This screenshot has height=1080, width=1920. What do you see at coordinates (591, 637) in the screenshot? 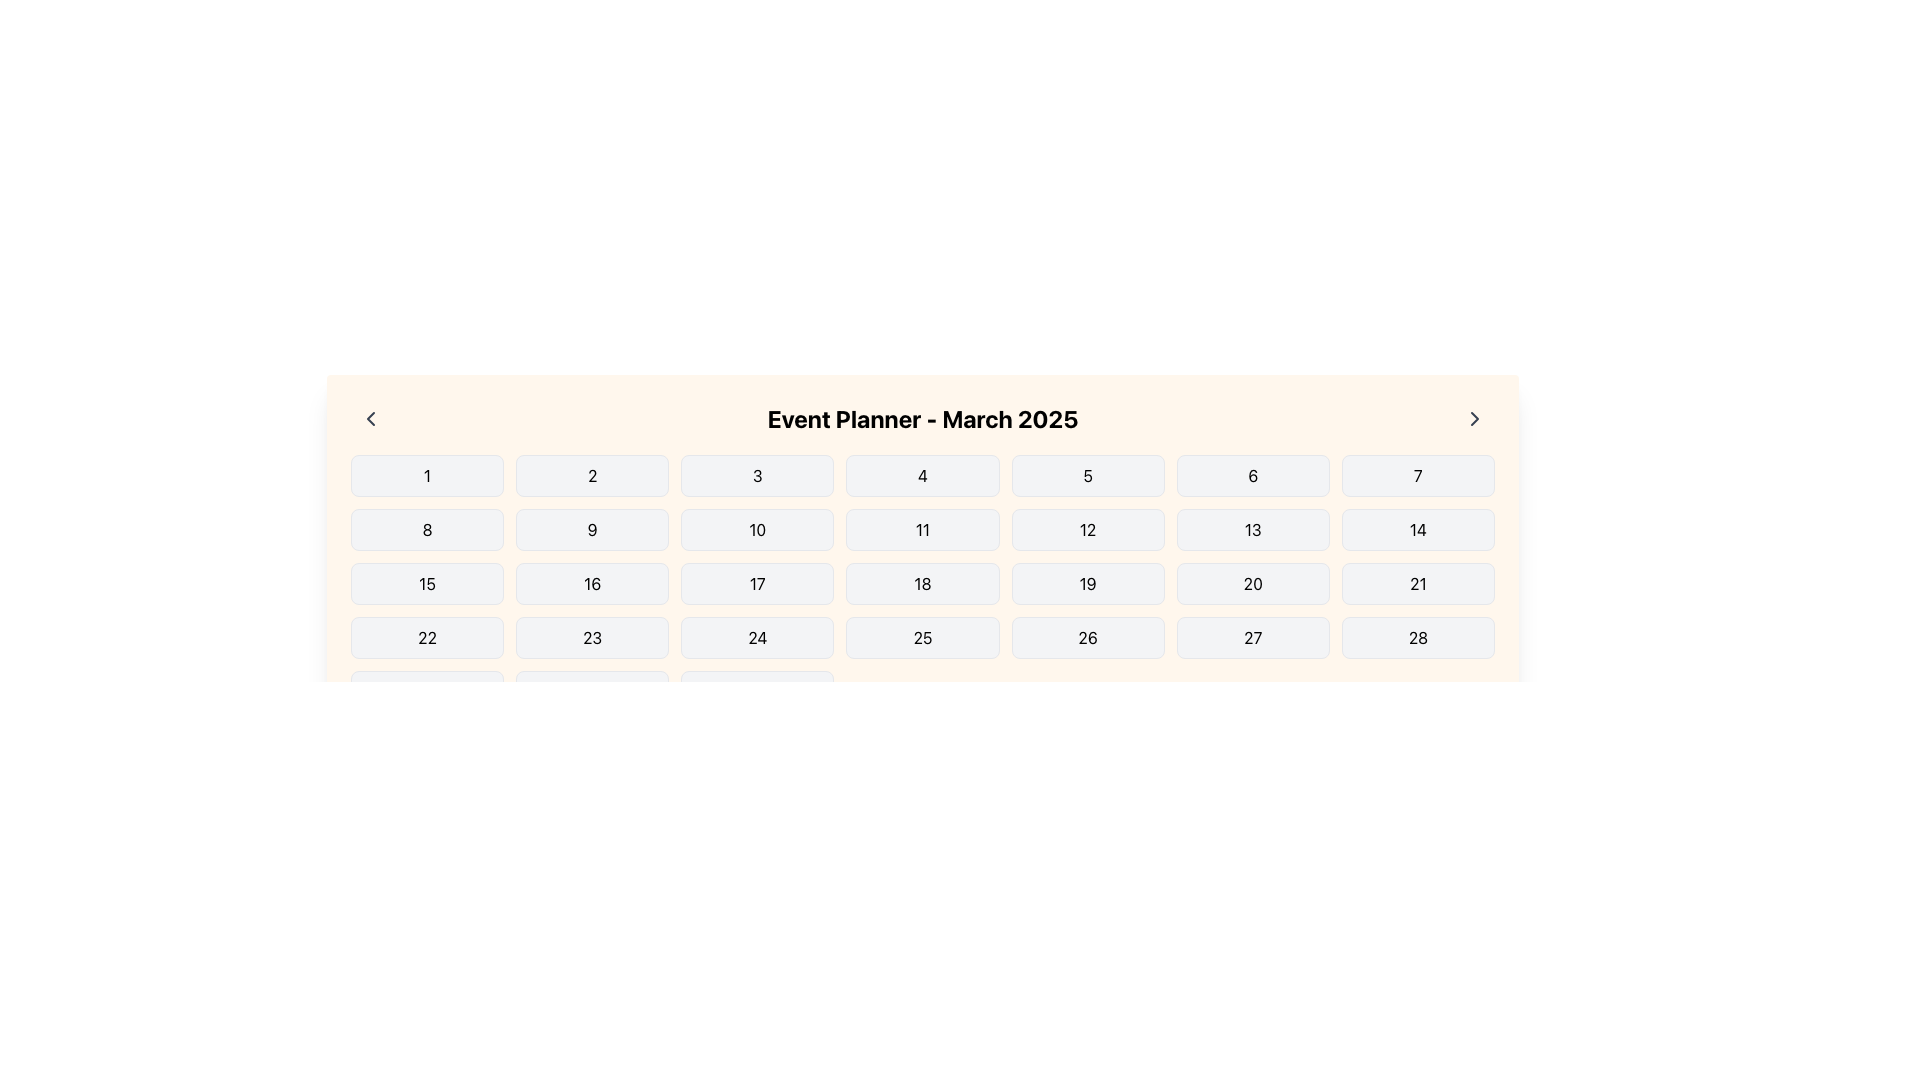
I see `the button representing the 23rd day in the calendar interface for a calendar-specific action` at bounding box center [591, 637].